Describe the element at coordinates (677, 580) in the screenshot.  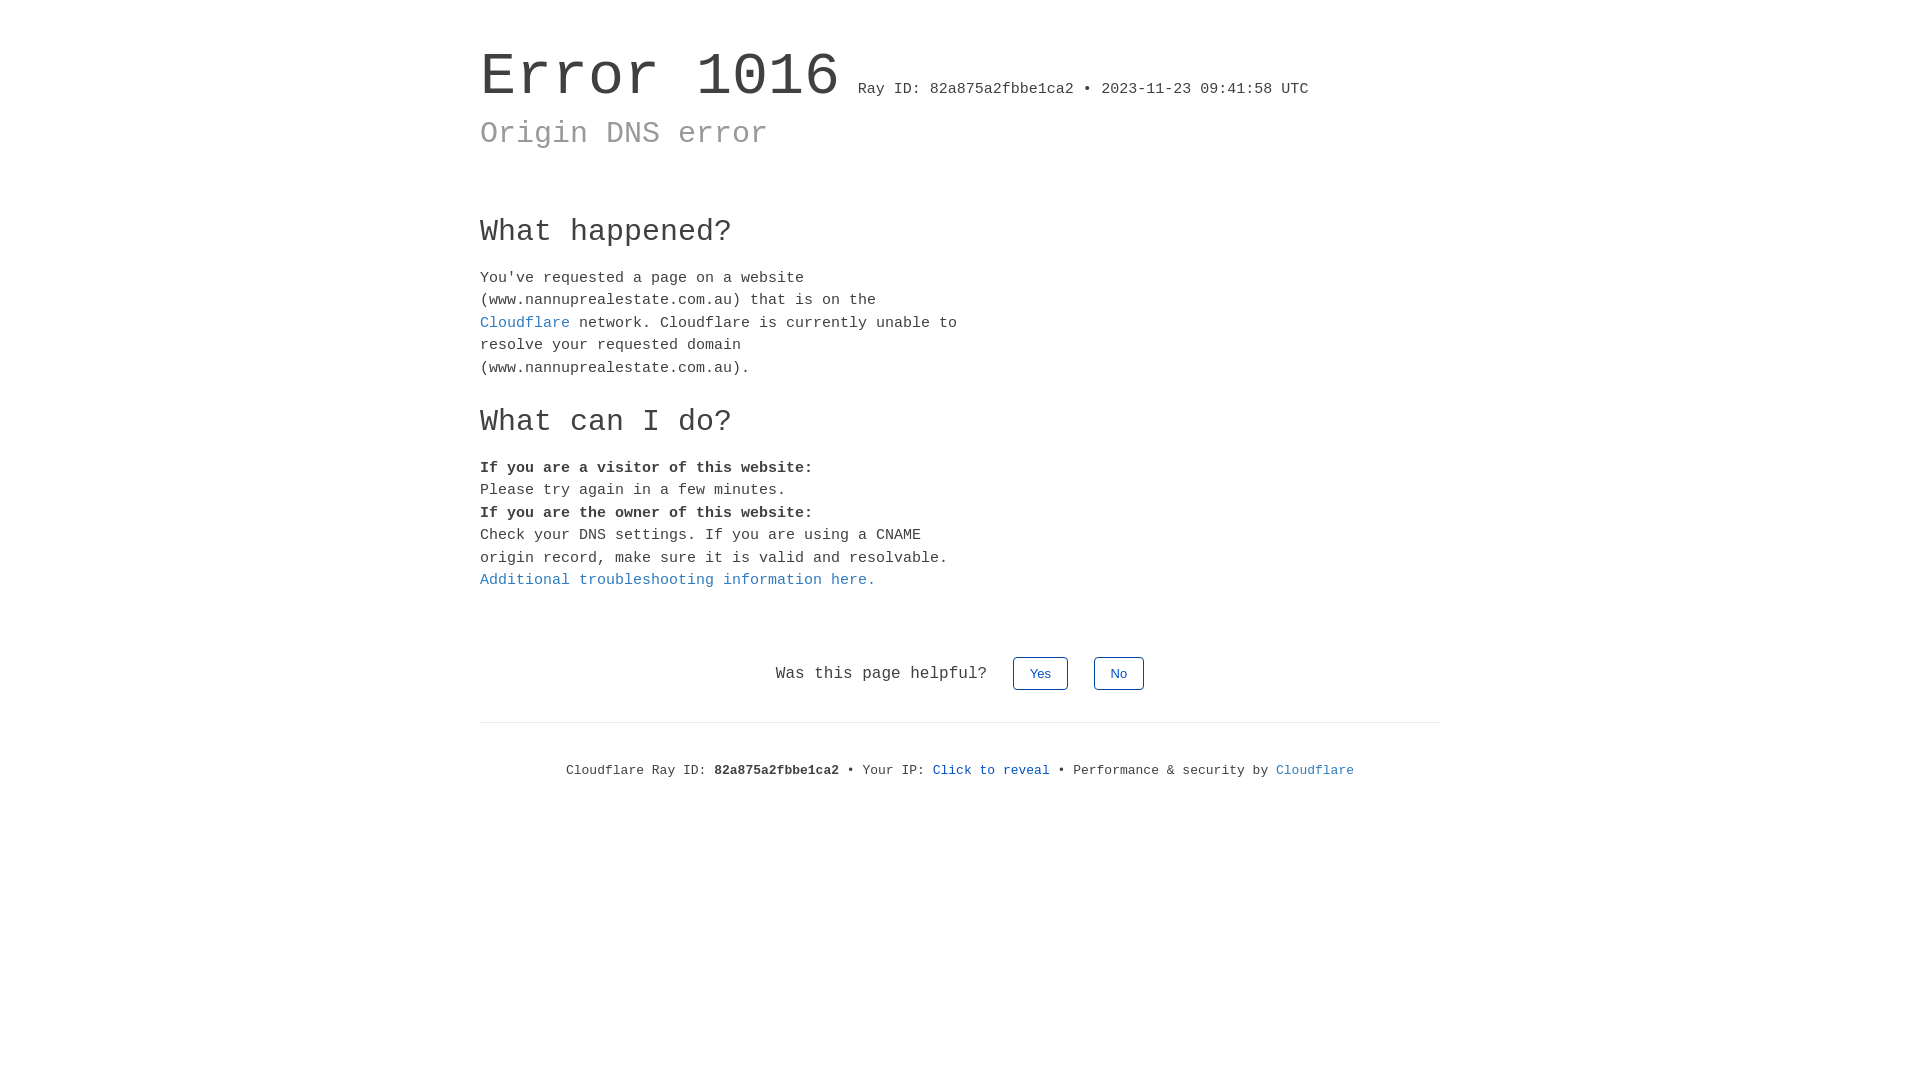
I see `'Additional troubleshooting information here.'` at that location.